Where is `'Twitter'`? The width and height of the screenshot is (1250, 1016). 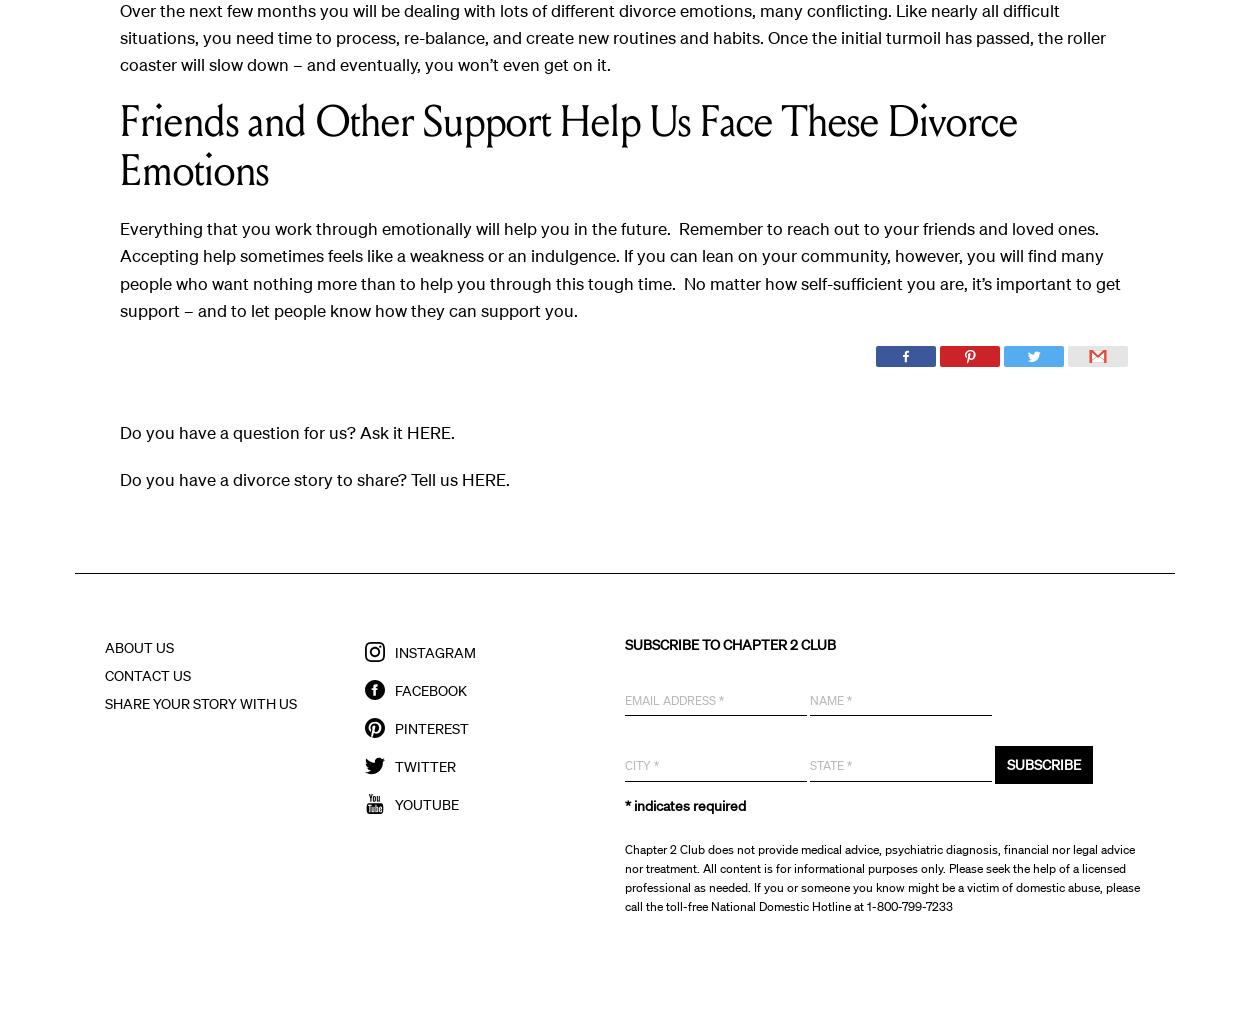 'Twitter' is located at coordinates (425, 765).